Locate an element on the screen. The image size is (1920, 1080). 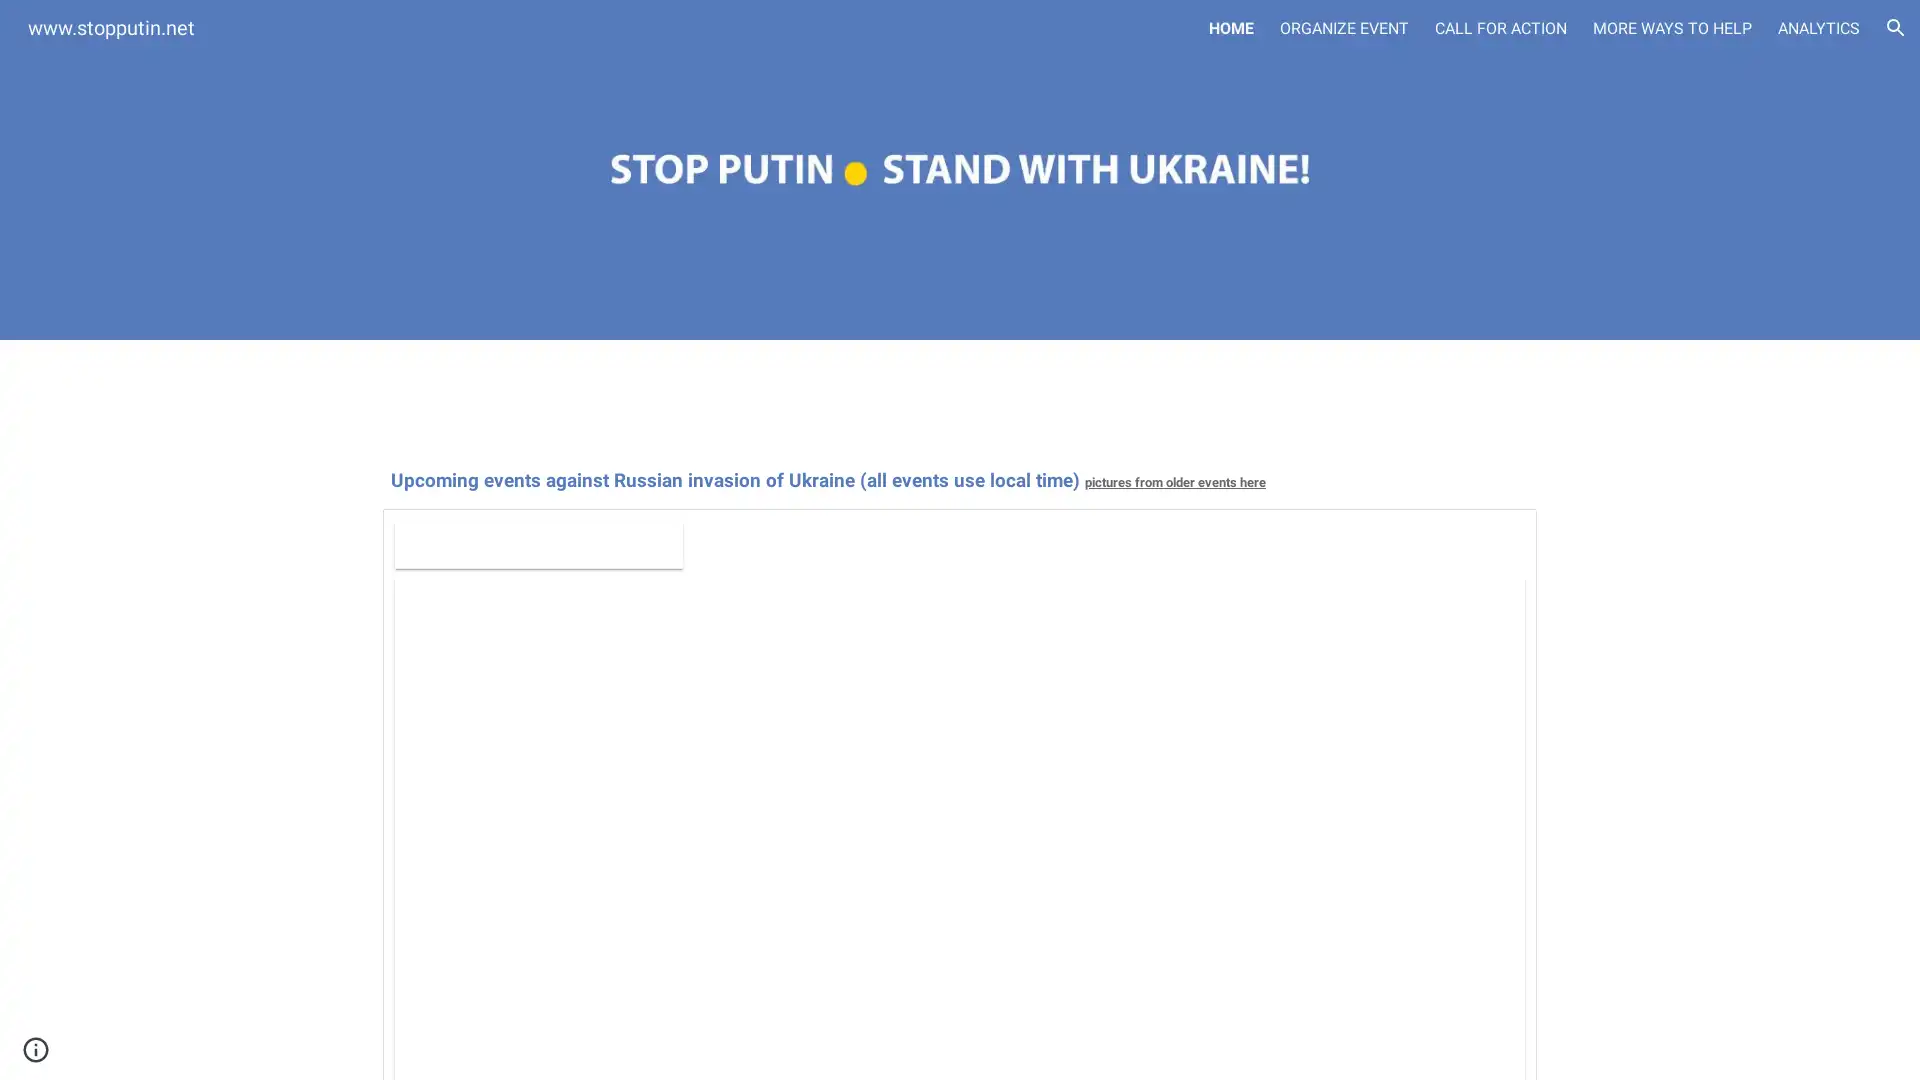
Report abuse is located at coordinates (240, 1044).